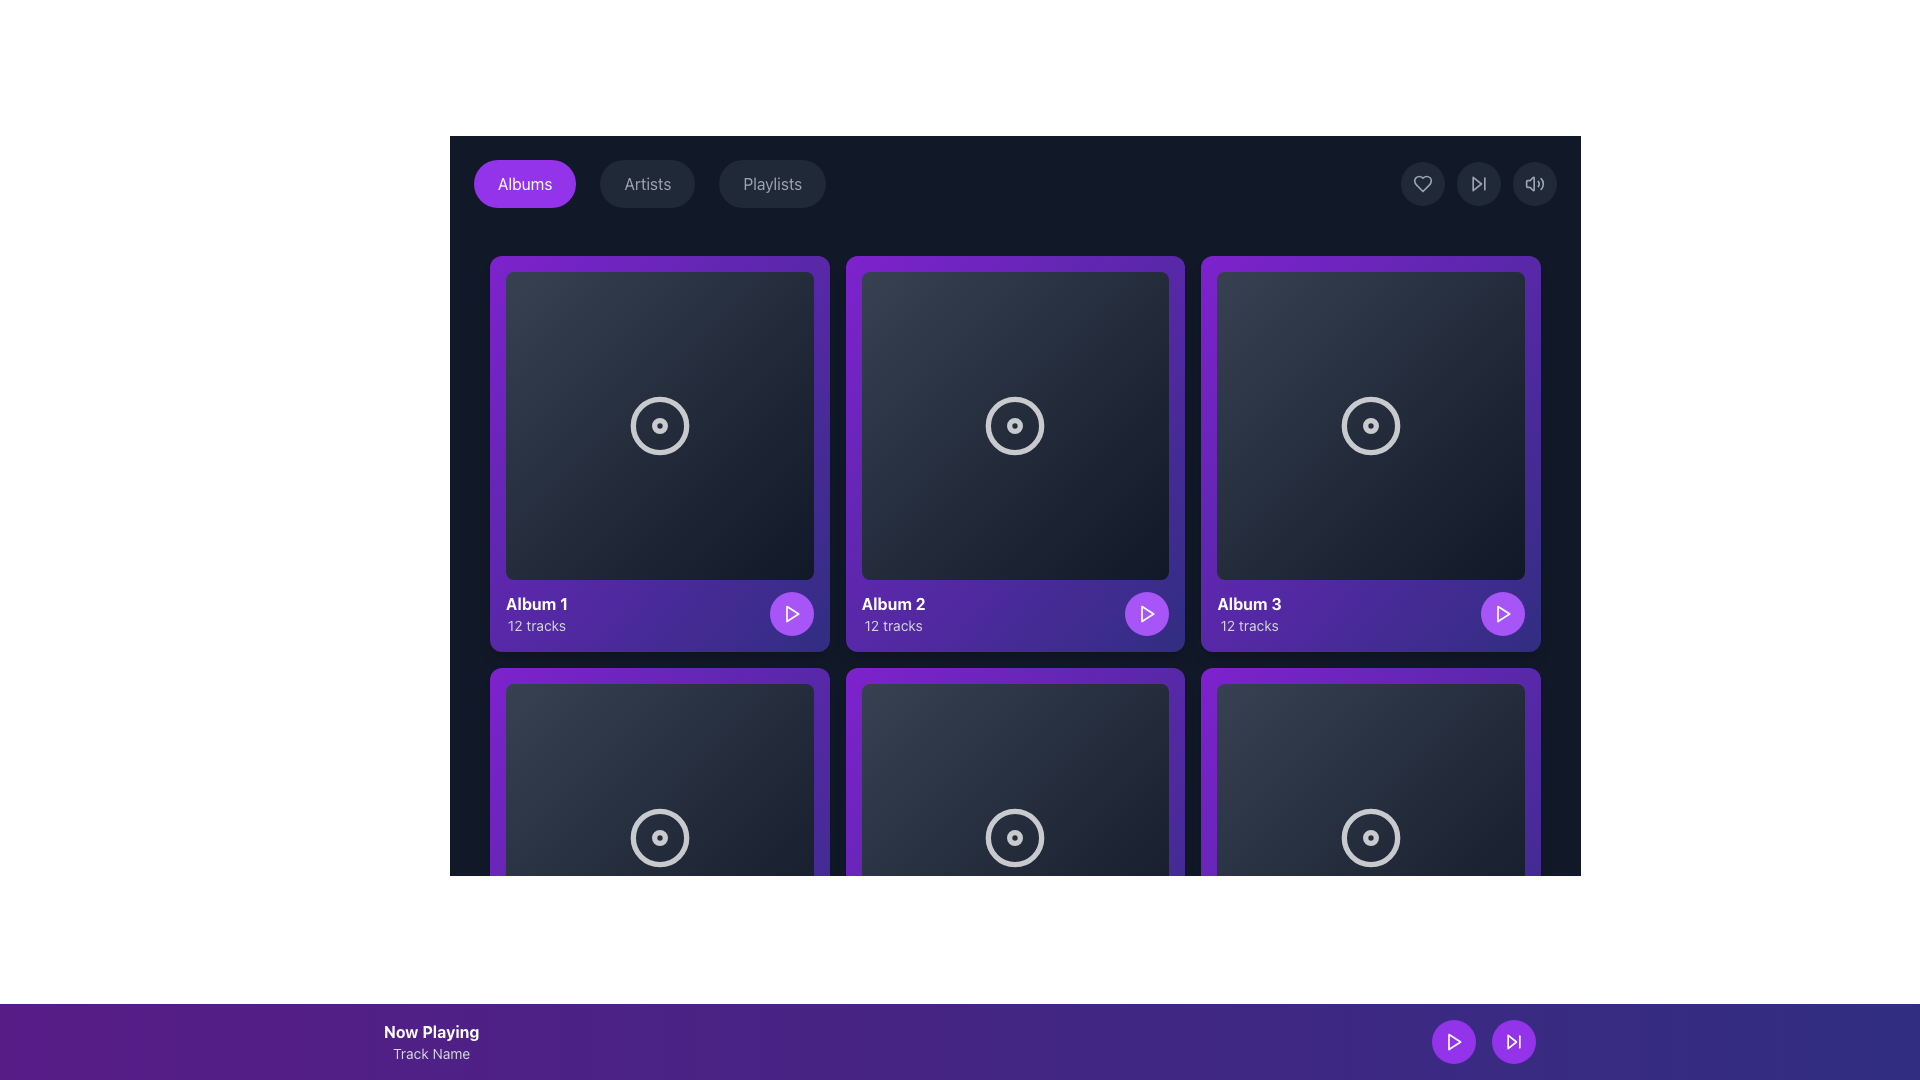 This screenshot has width=1920, height=1080. What do you see at coordinates (892, 602) in the screenshot?
I see `the album title text label that is located in the center of the second column of the grid layout, positioned above the text '12 tracks' and below the circular graphical representation` at bounding box center [892, 602].